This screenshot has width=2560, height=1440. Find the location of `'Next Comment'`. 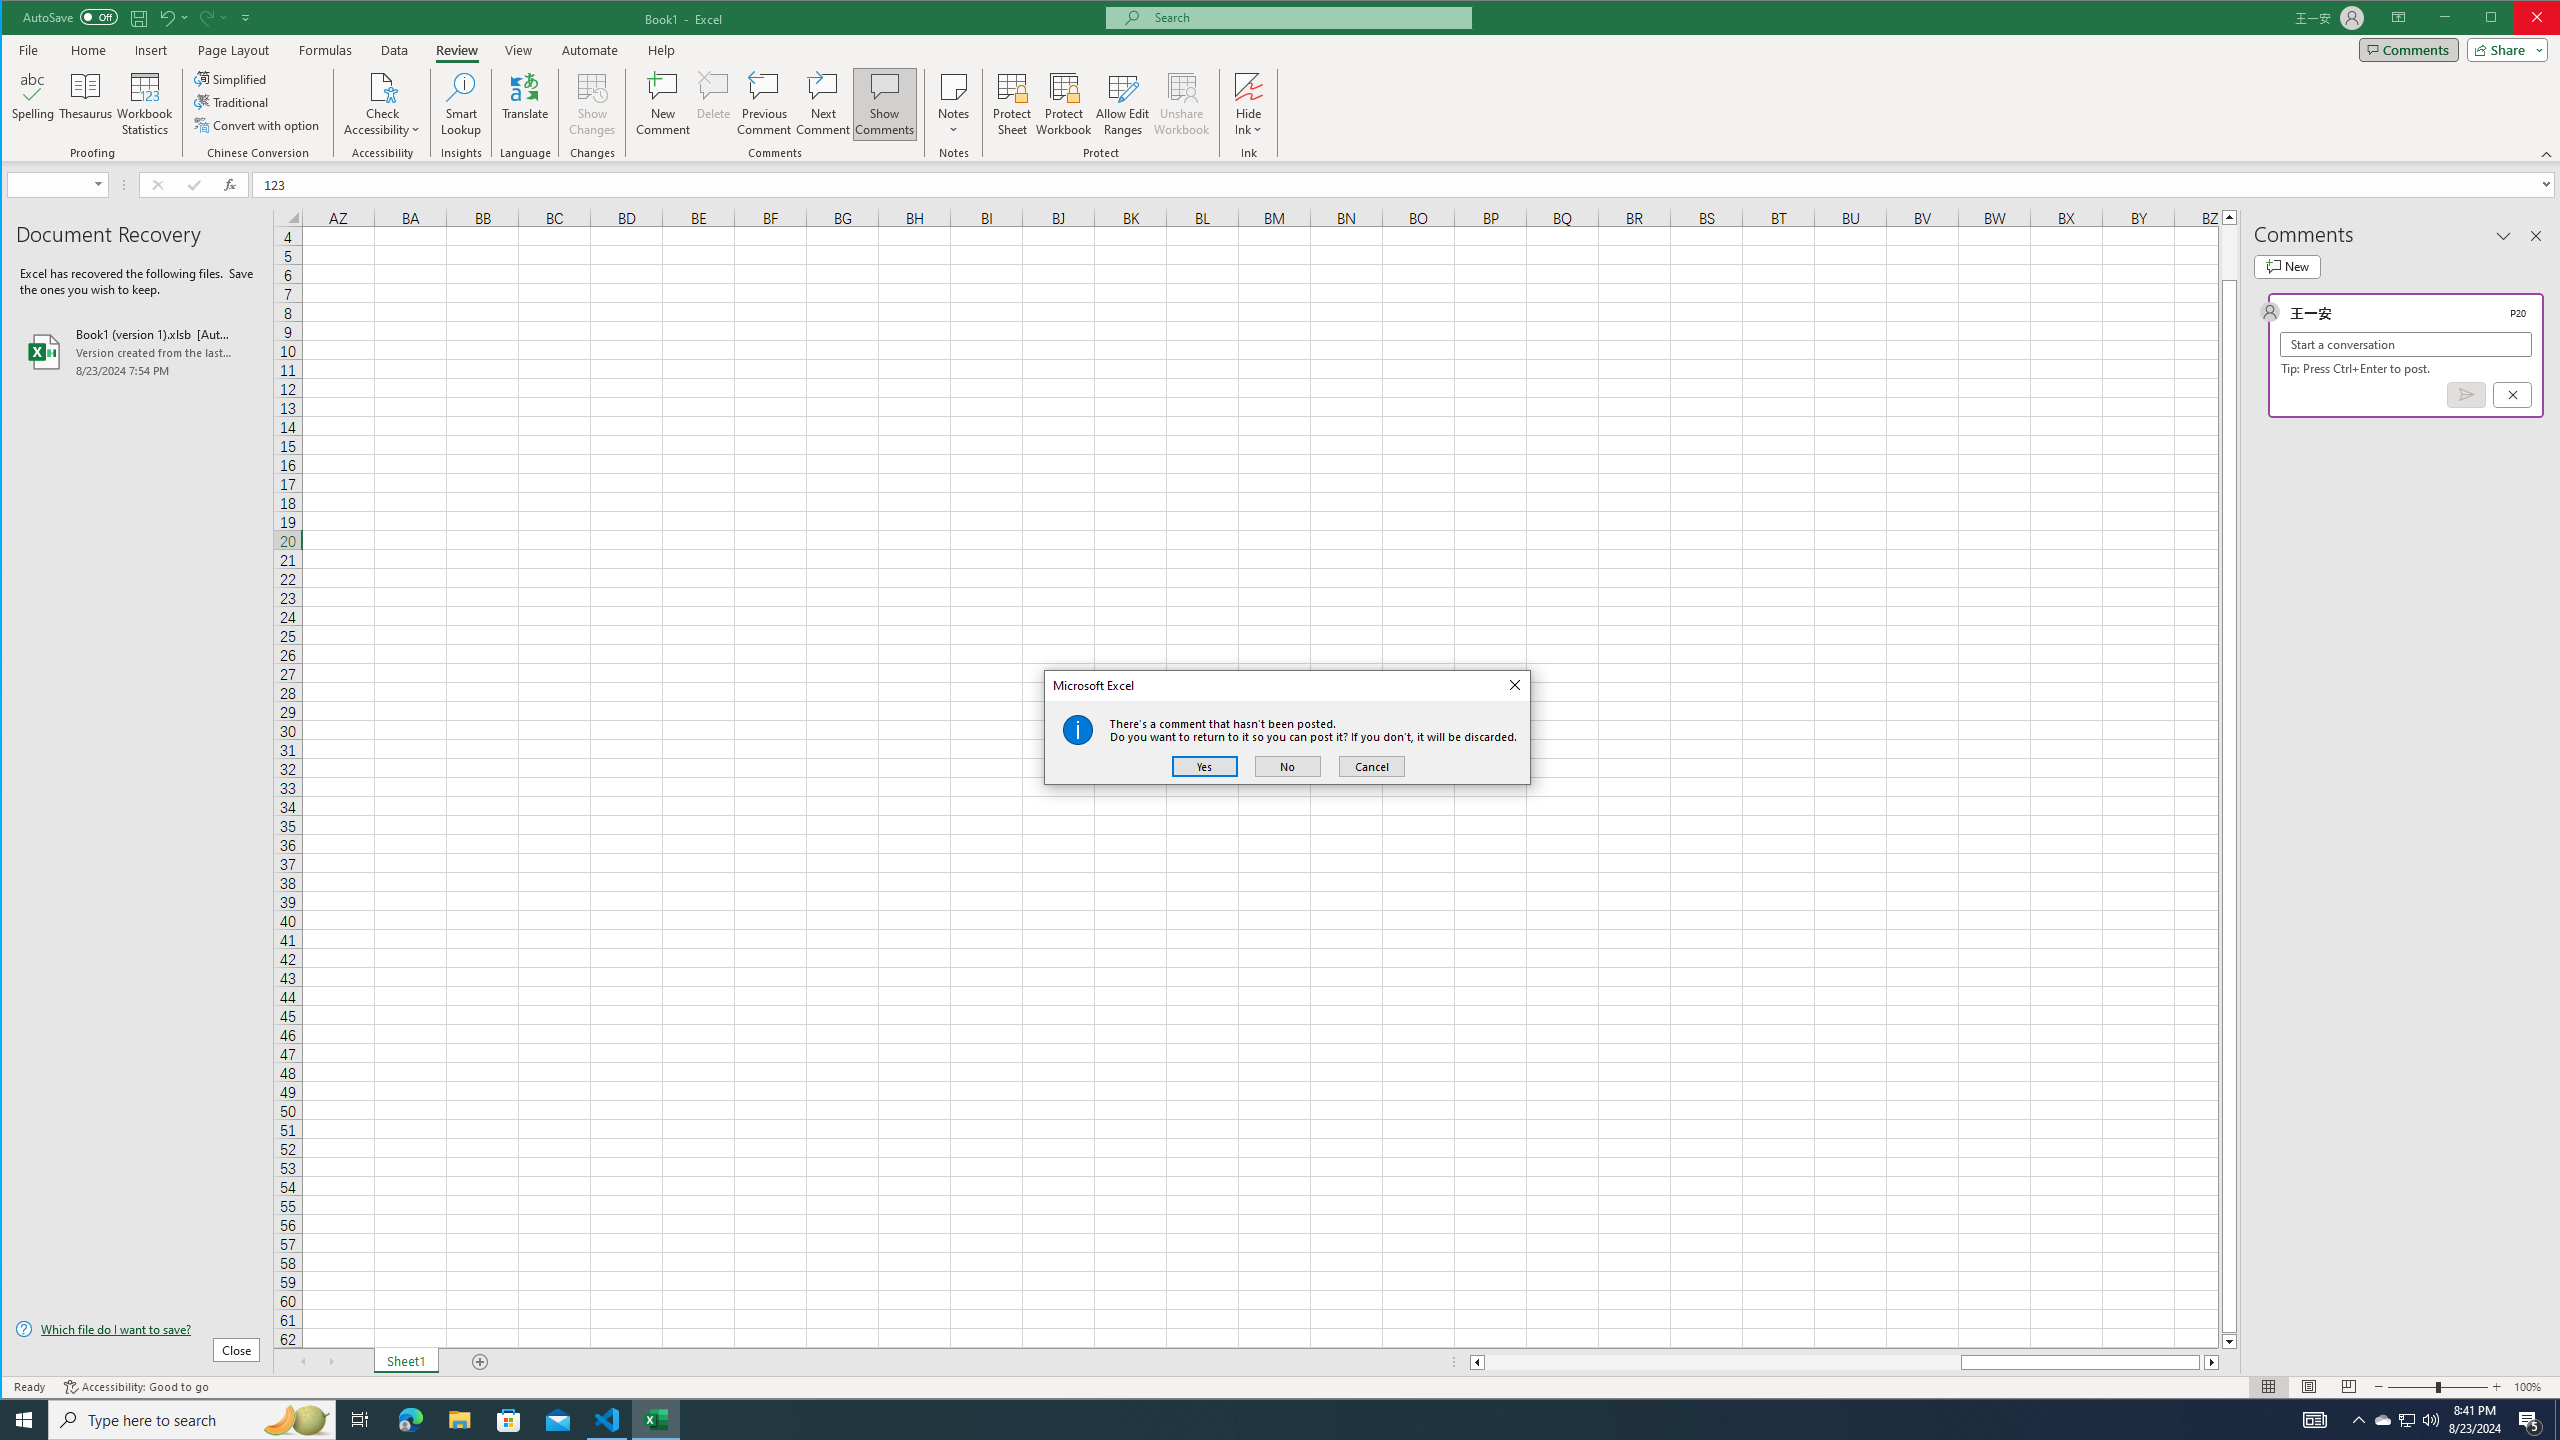

'Next Comment' is located at coordinates (823, 103).